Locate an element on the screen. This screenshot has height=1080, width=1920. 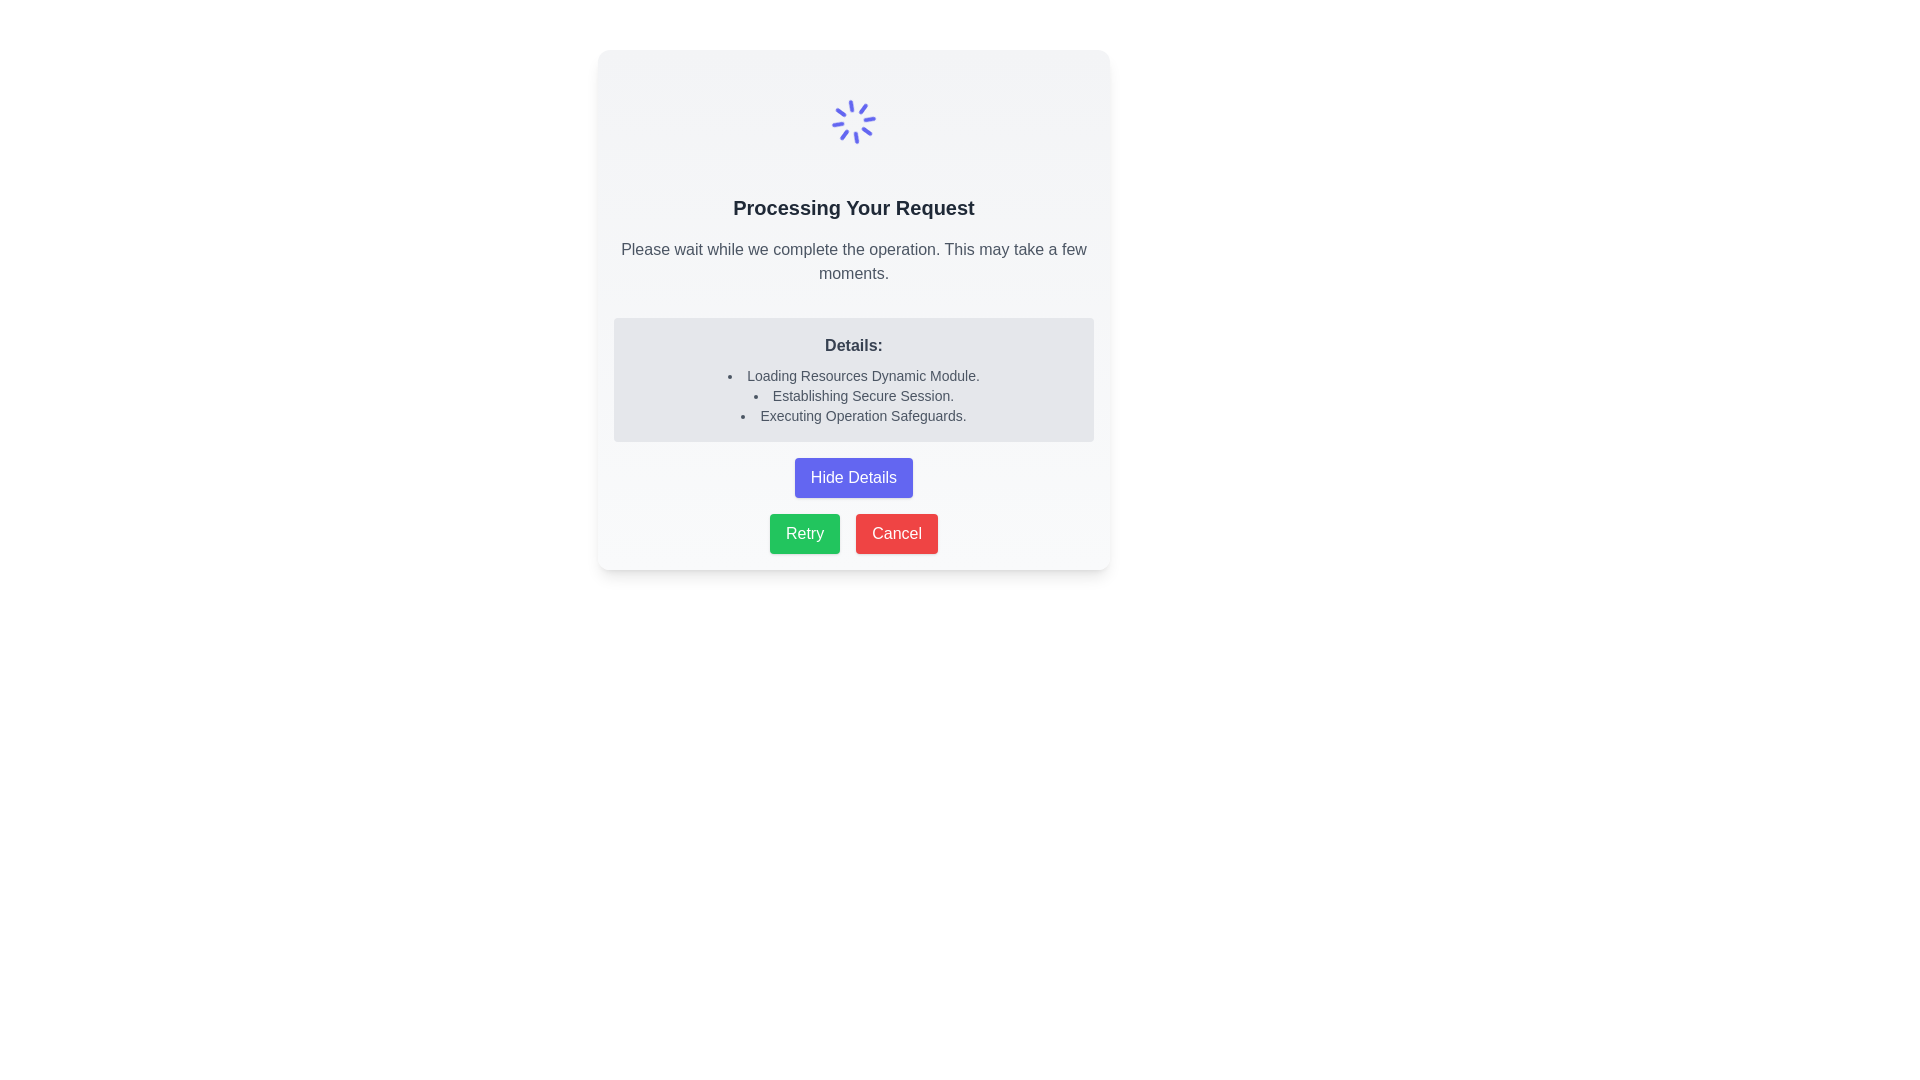
the button that toggles the visibility of the displayed details above, located below the 'Details:' section and above the 'Retry' and 'Cancel' buttons is located at coordinates (854, 478).